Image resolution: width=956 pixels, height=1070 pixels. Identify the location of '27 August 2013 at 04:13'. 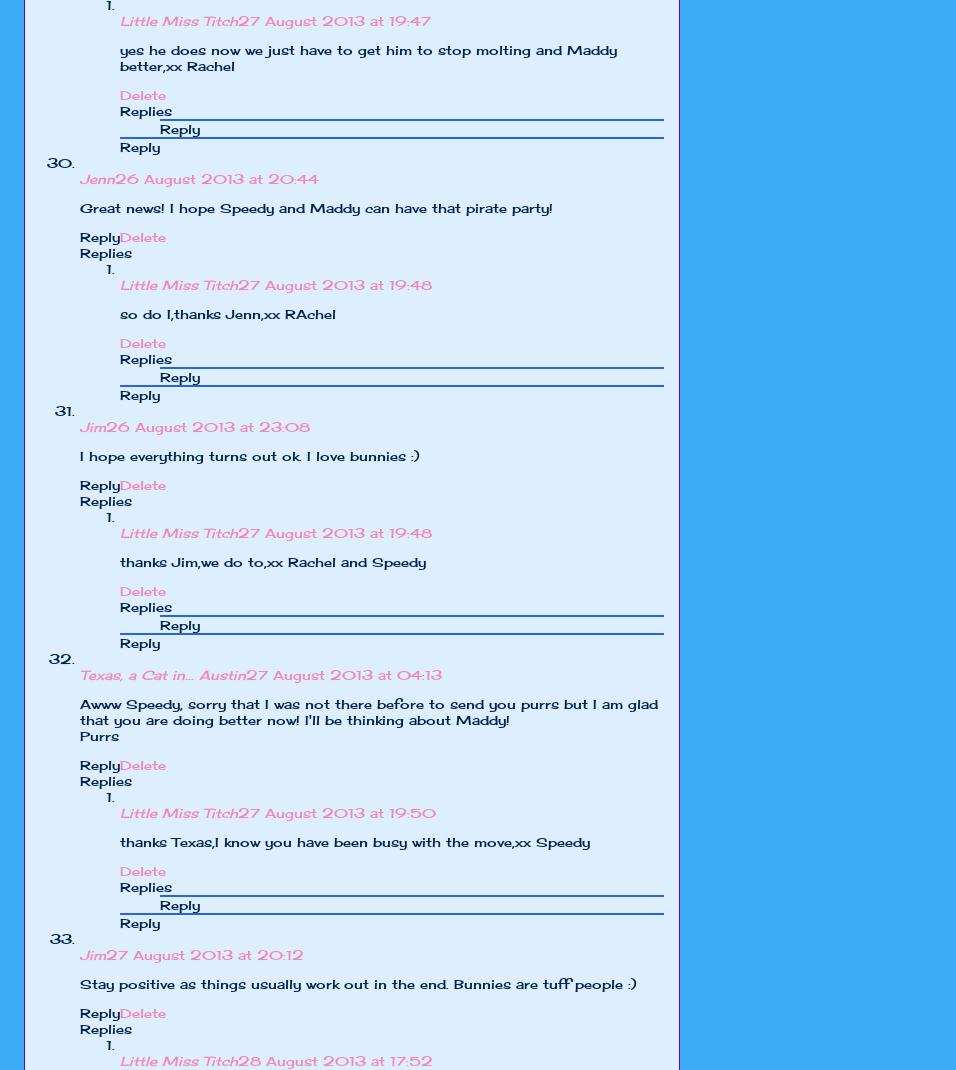
(342, 674).